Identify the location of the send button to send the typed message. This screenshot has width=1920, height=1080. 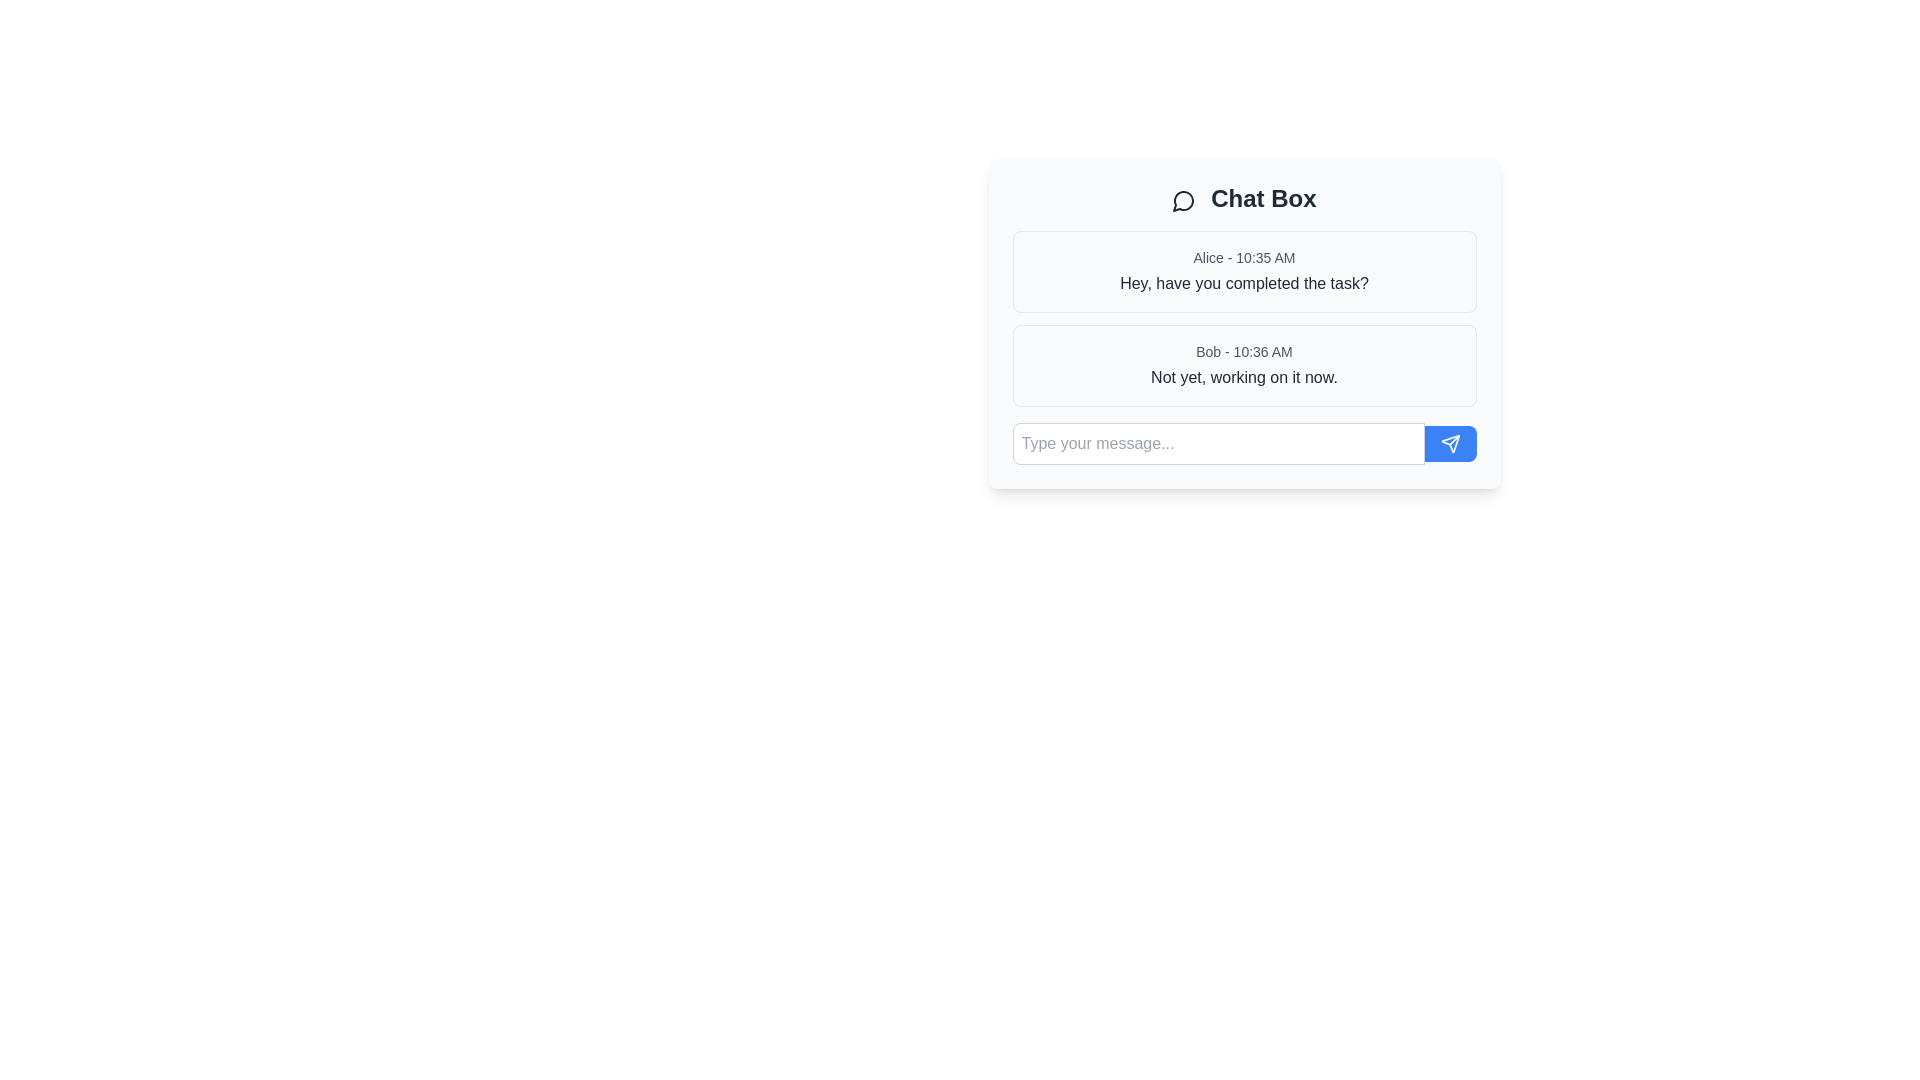
(1450, 442).